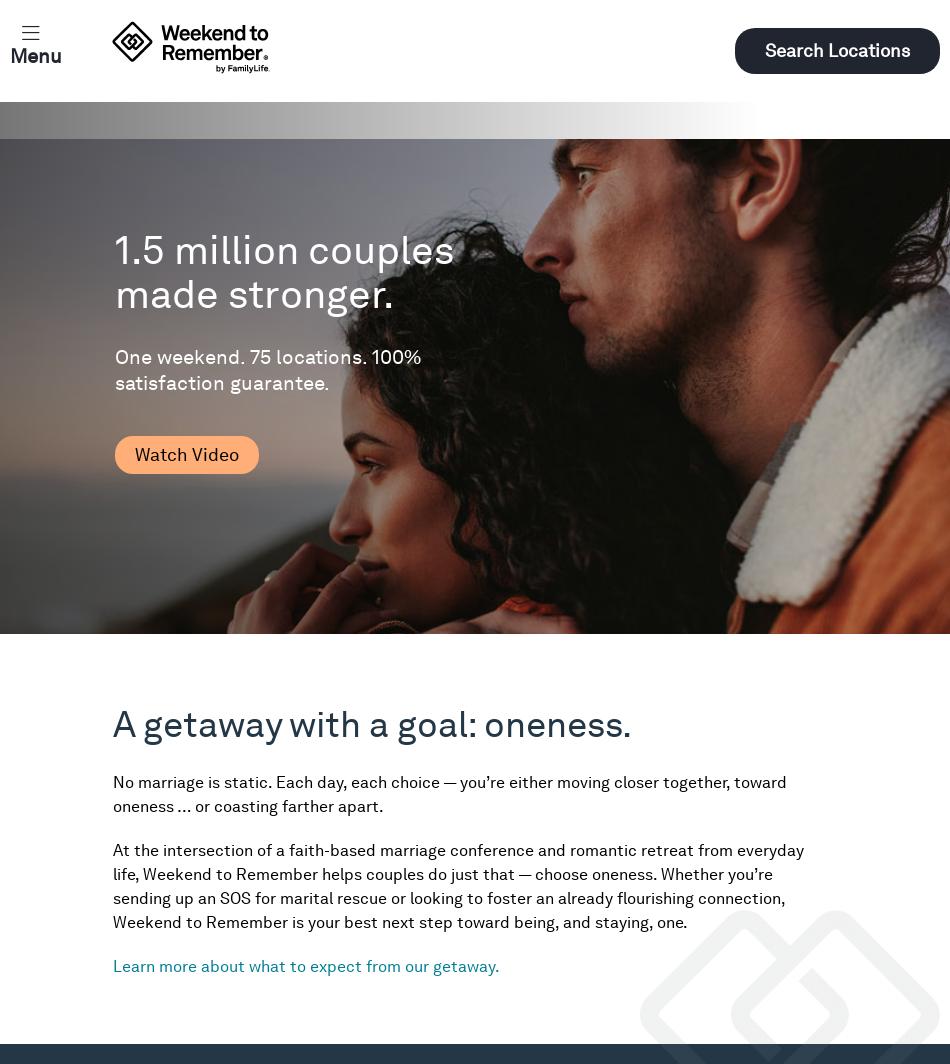 The width and height of the screenshot is (950, 1064). Describe the element at coordinates (186, 454) in the screenshot. I see `'Watch Video'` at that location.